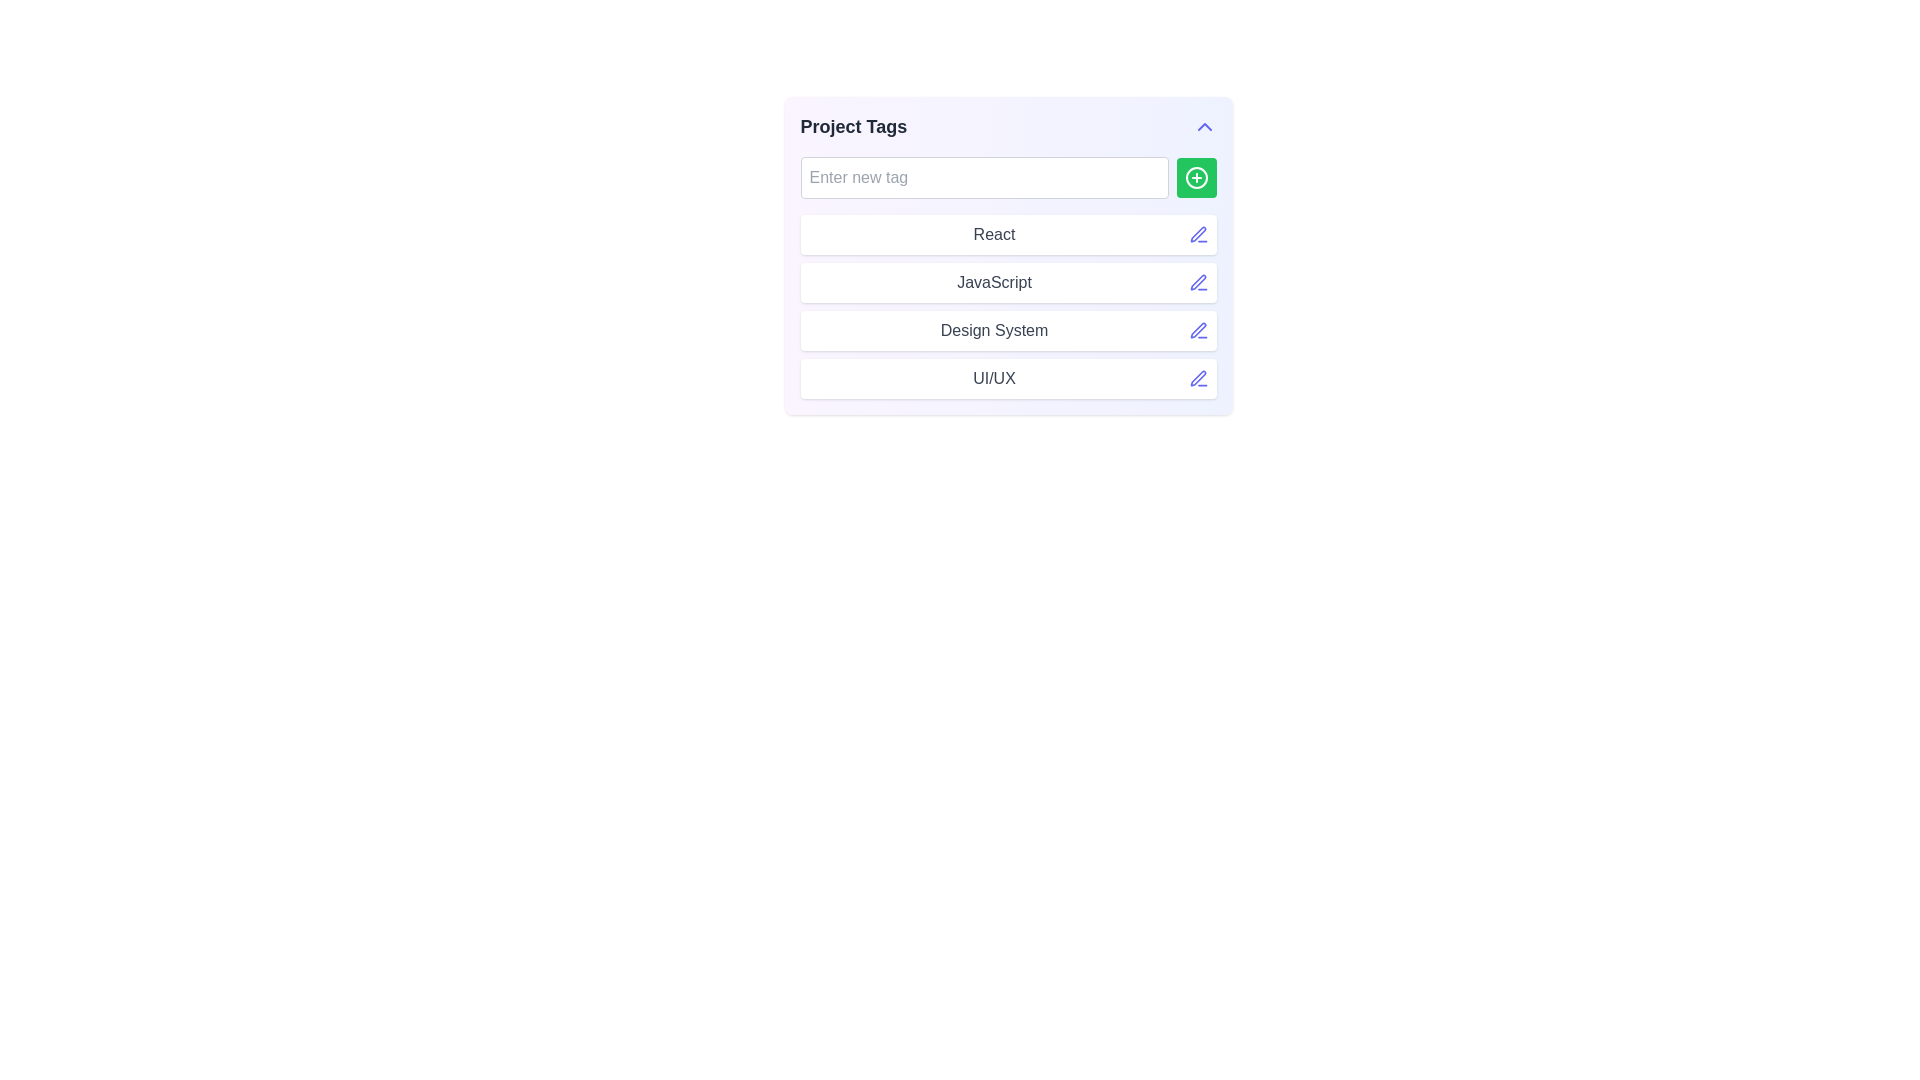  I want to click on the toggle button in the top-right corner of the 'Project Tags' section, so click(1203, 127).